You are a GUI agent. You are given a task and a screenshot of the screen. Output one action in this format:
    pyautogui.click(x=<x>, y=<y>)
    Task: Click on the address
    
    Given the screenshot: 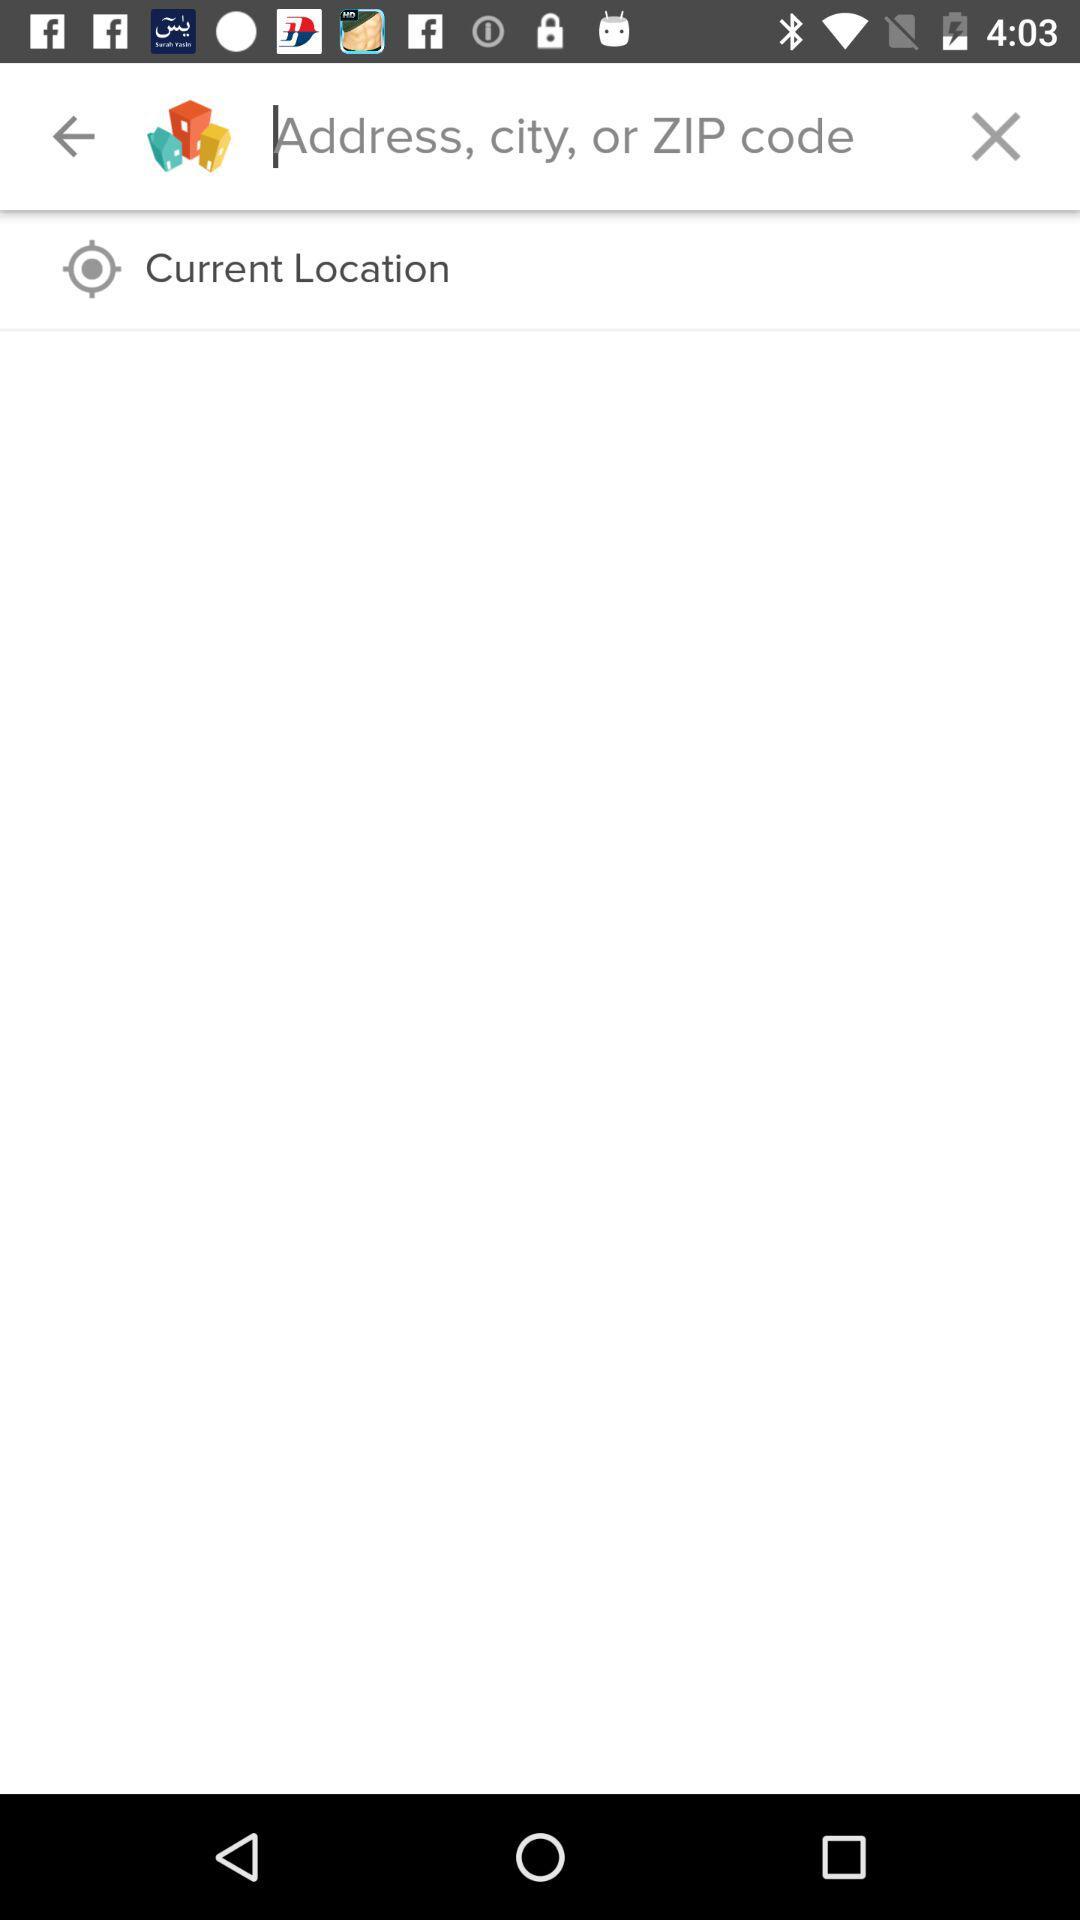 What is the action you would take?
    pyautogui.click(x=591, y=135)
    